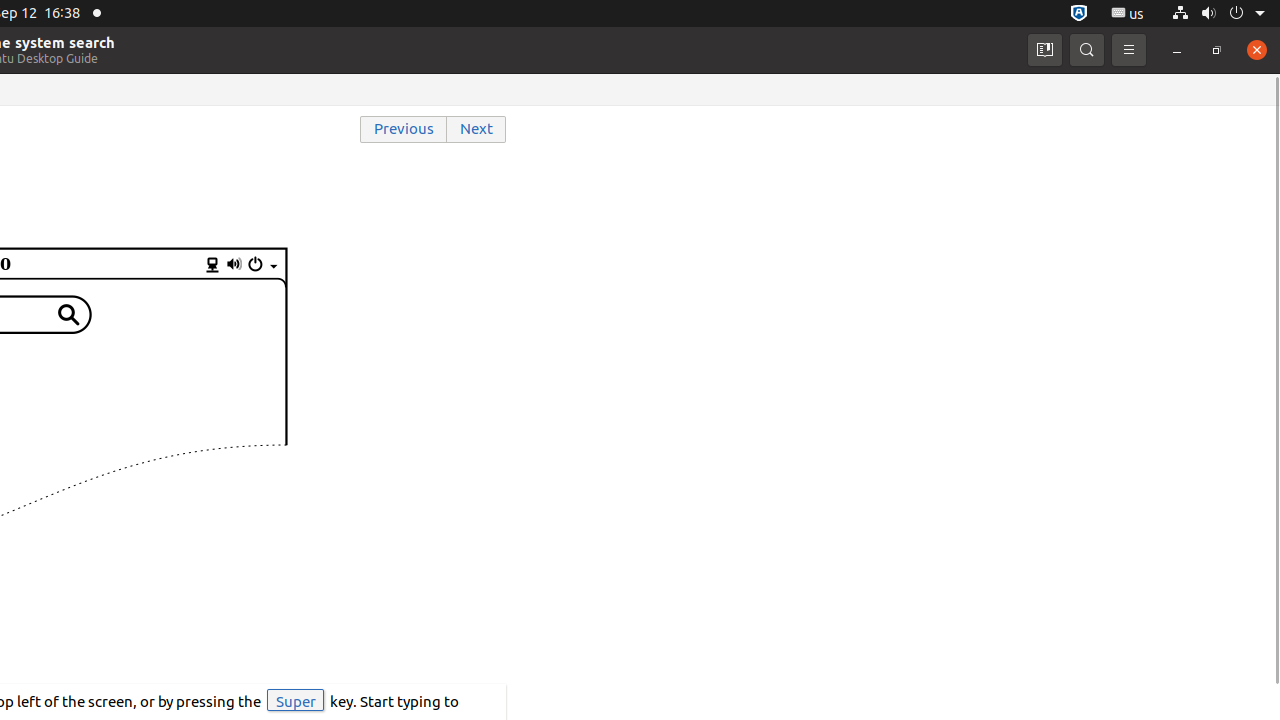 The width and height of the screenshot is (1280, 720). Describe the element at coordinates (476, 129) in the screenshot. I see `'Next'` at that location.